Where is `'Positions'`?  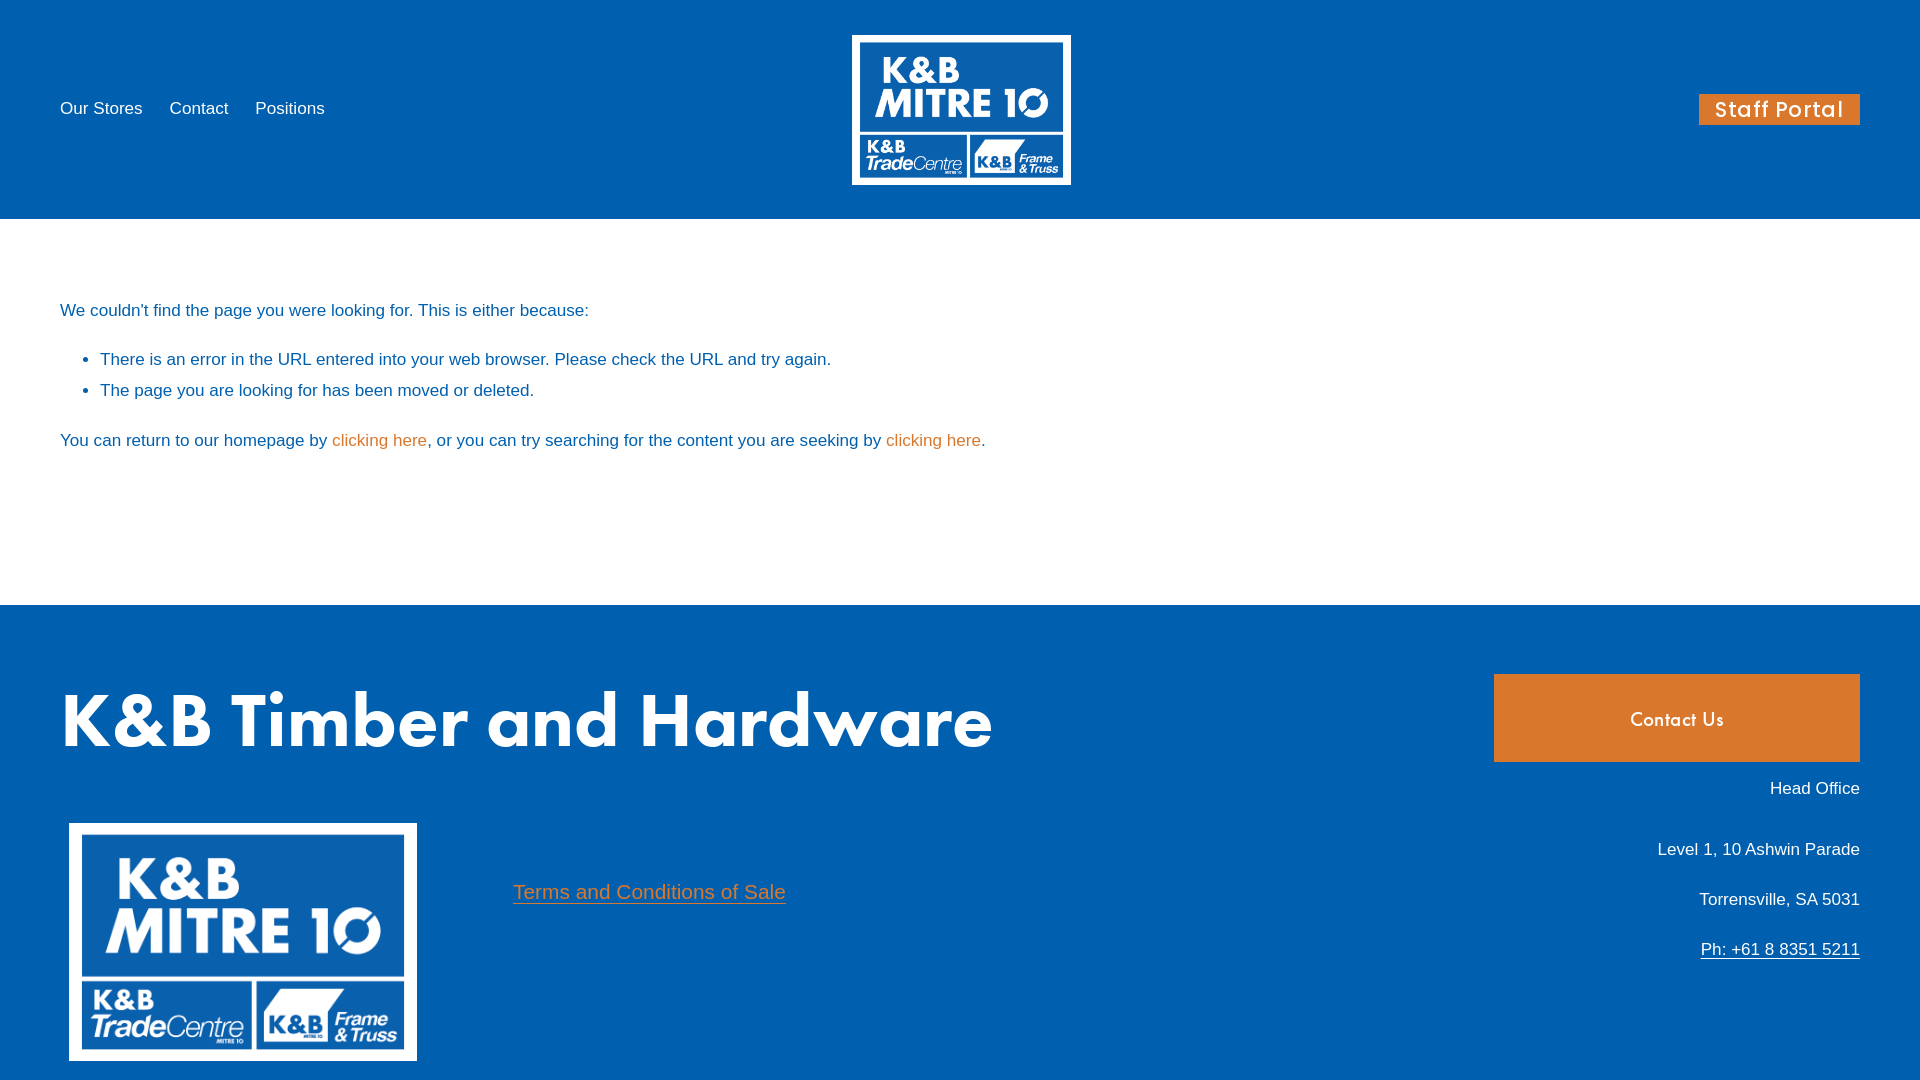 'Positions' is located at coordinates (253, 108).